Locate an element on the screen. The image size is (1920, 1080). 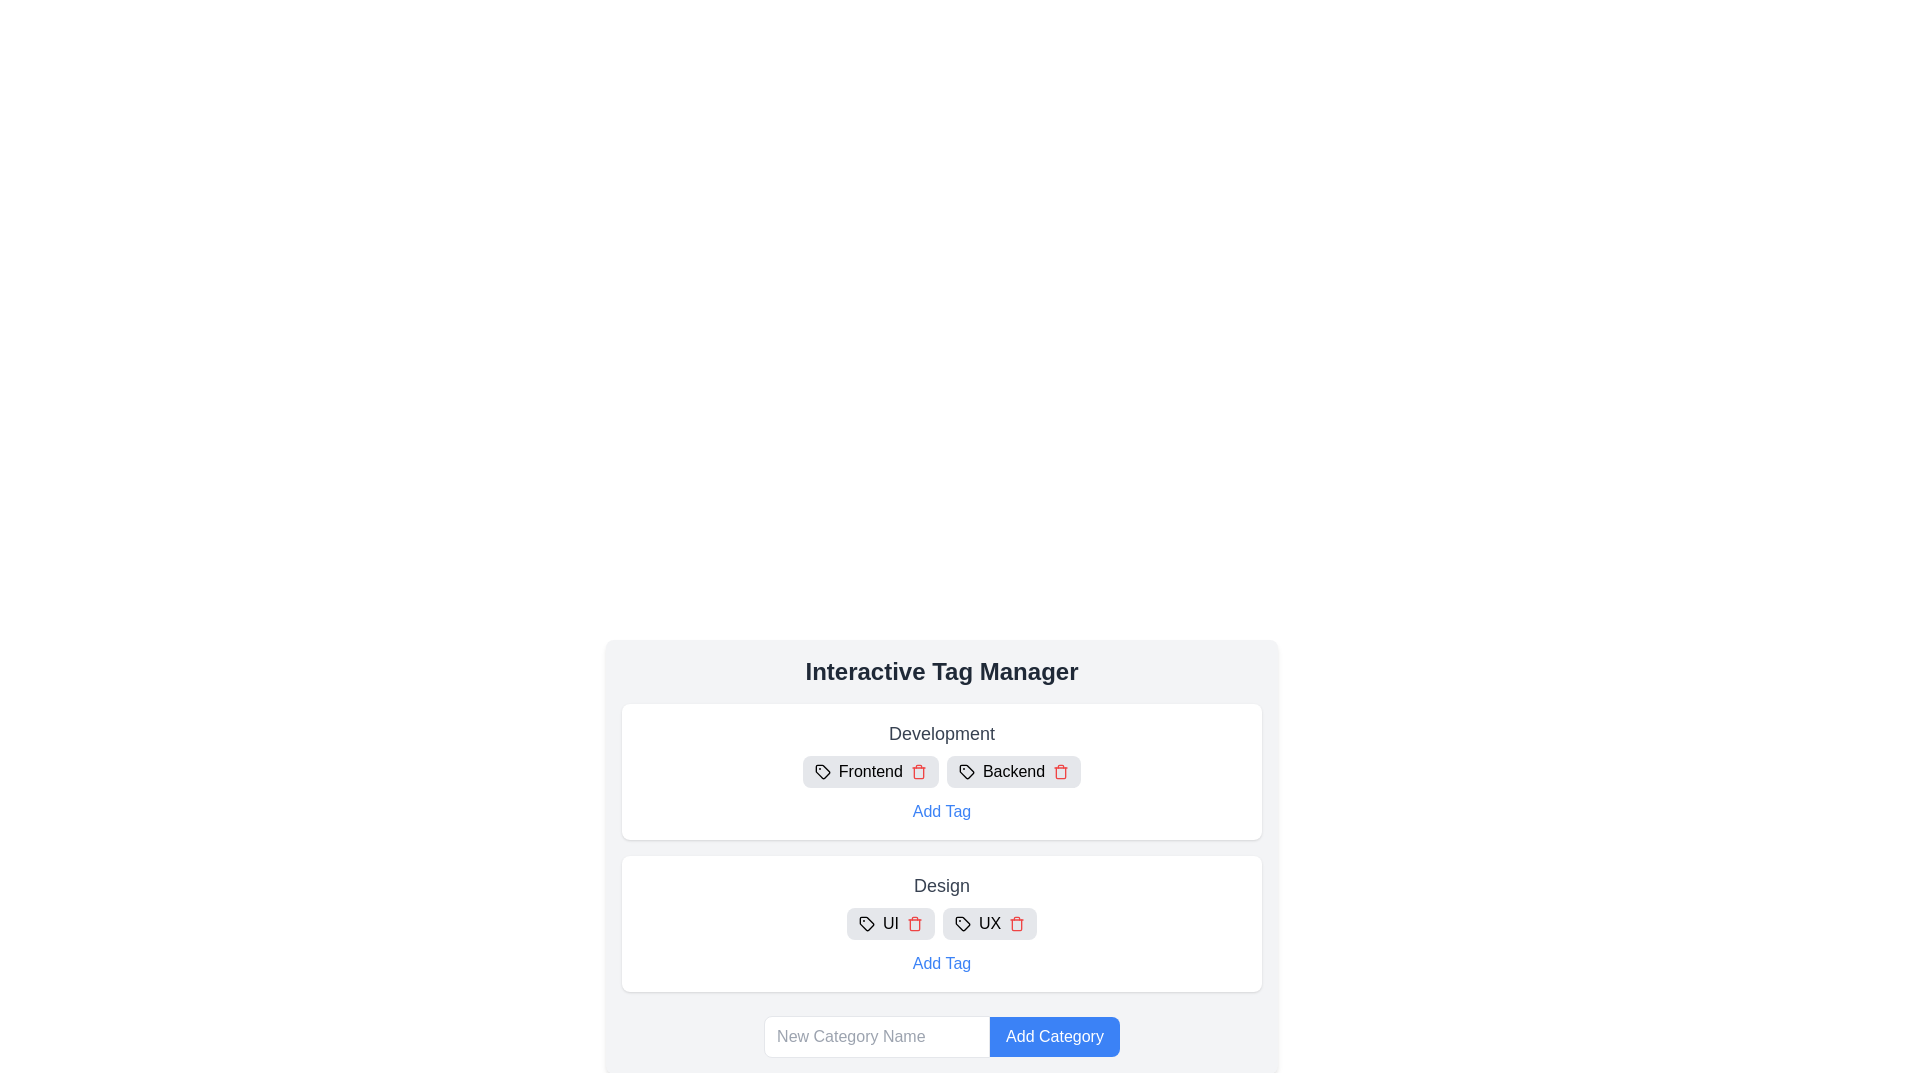
the 'Add Tag' link, which is a blue text link located near the bottom of the 'Design' section, below the 'UI' and 'UX' tag buttons is located at coordinates (940, 963).